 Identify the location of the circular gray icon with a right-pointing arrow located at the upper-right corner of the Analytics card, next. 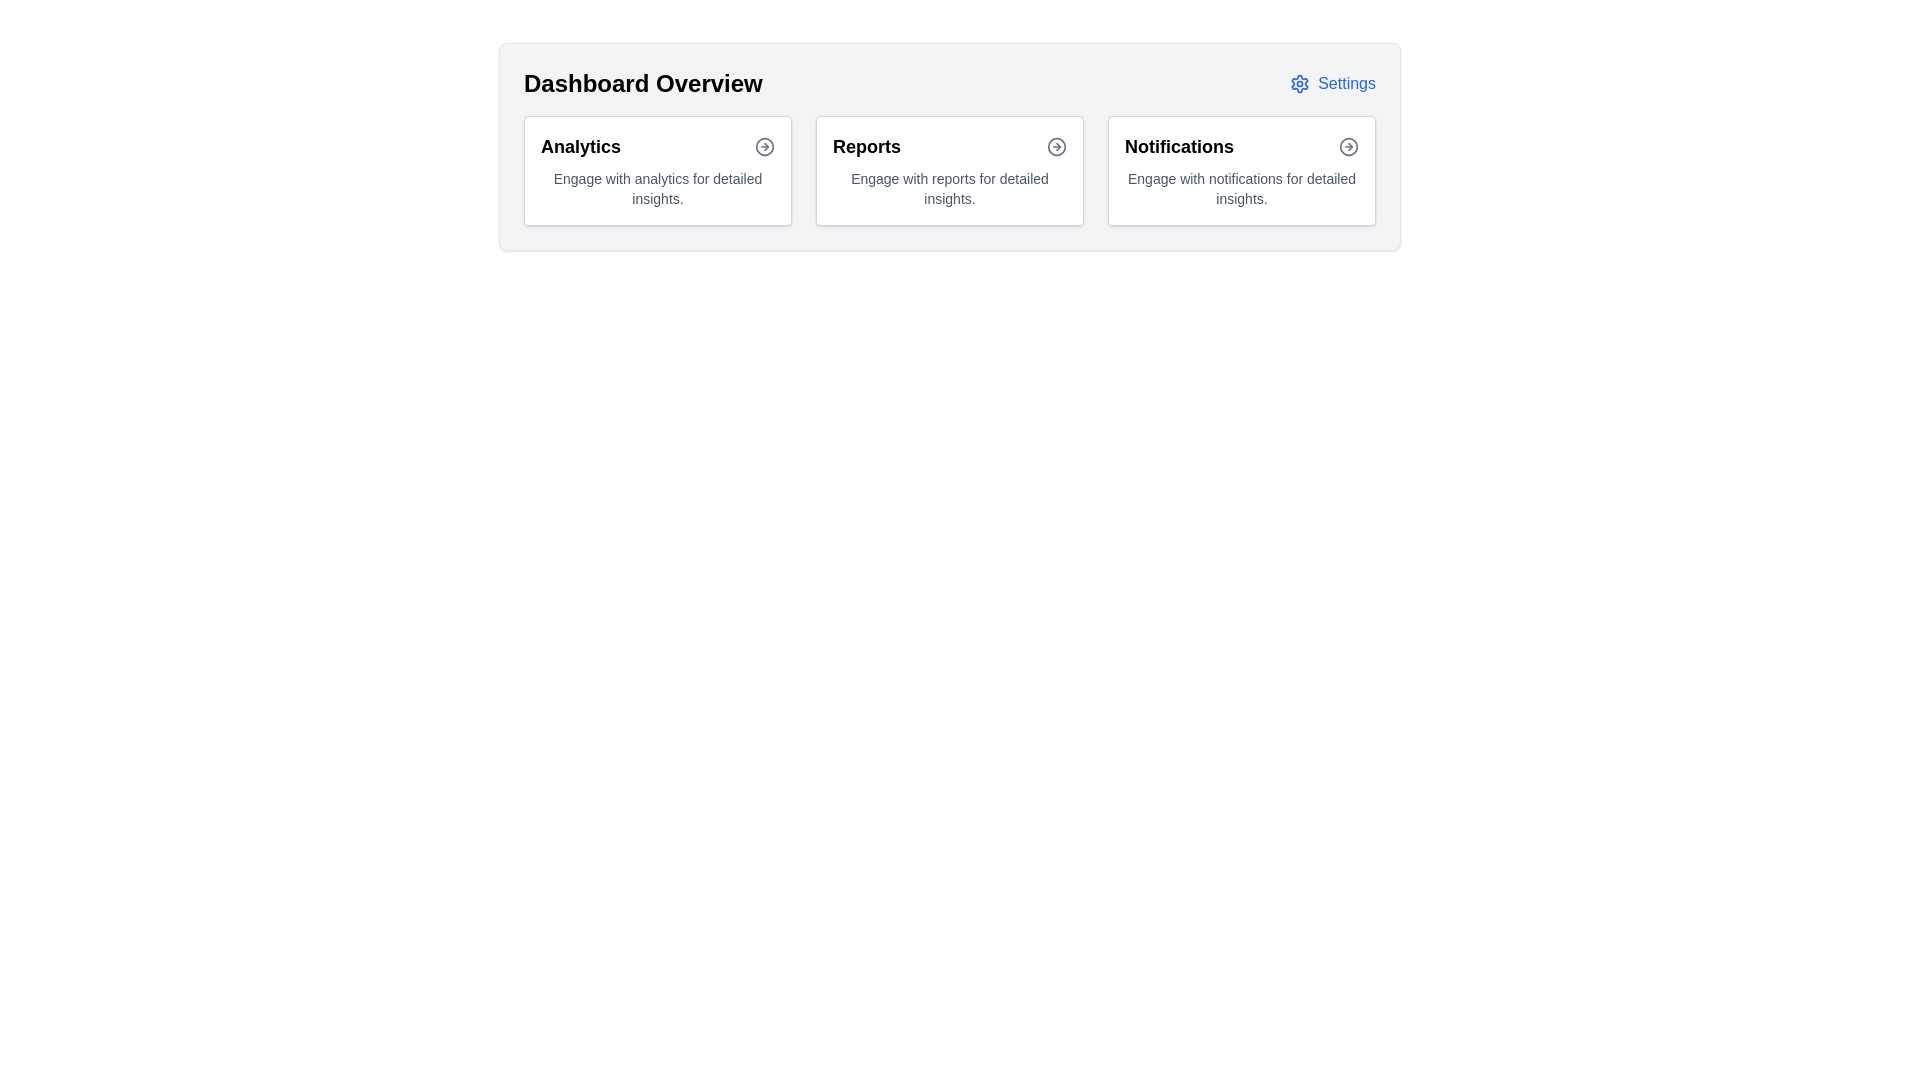
(763, 145).